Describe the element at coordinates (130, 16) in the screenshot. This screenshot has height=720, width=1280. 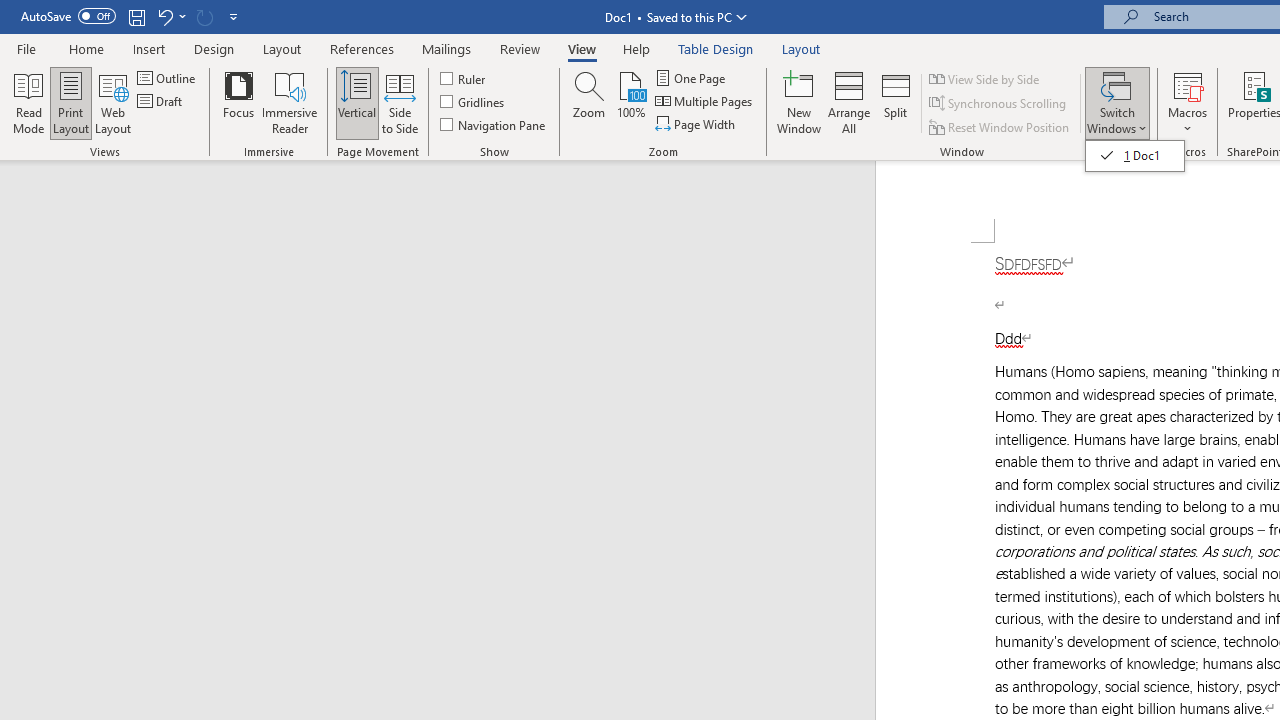
I see `'Quick Access Toolbar'` at that location.